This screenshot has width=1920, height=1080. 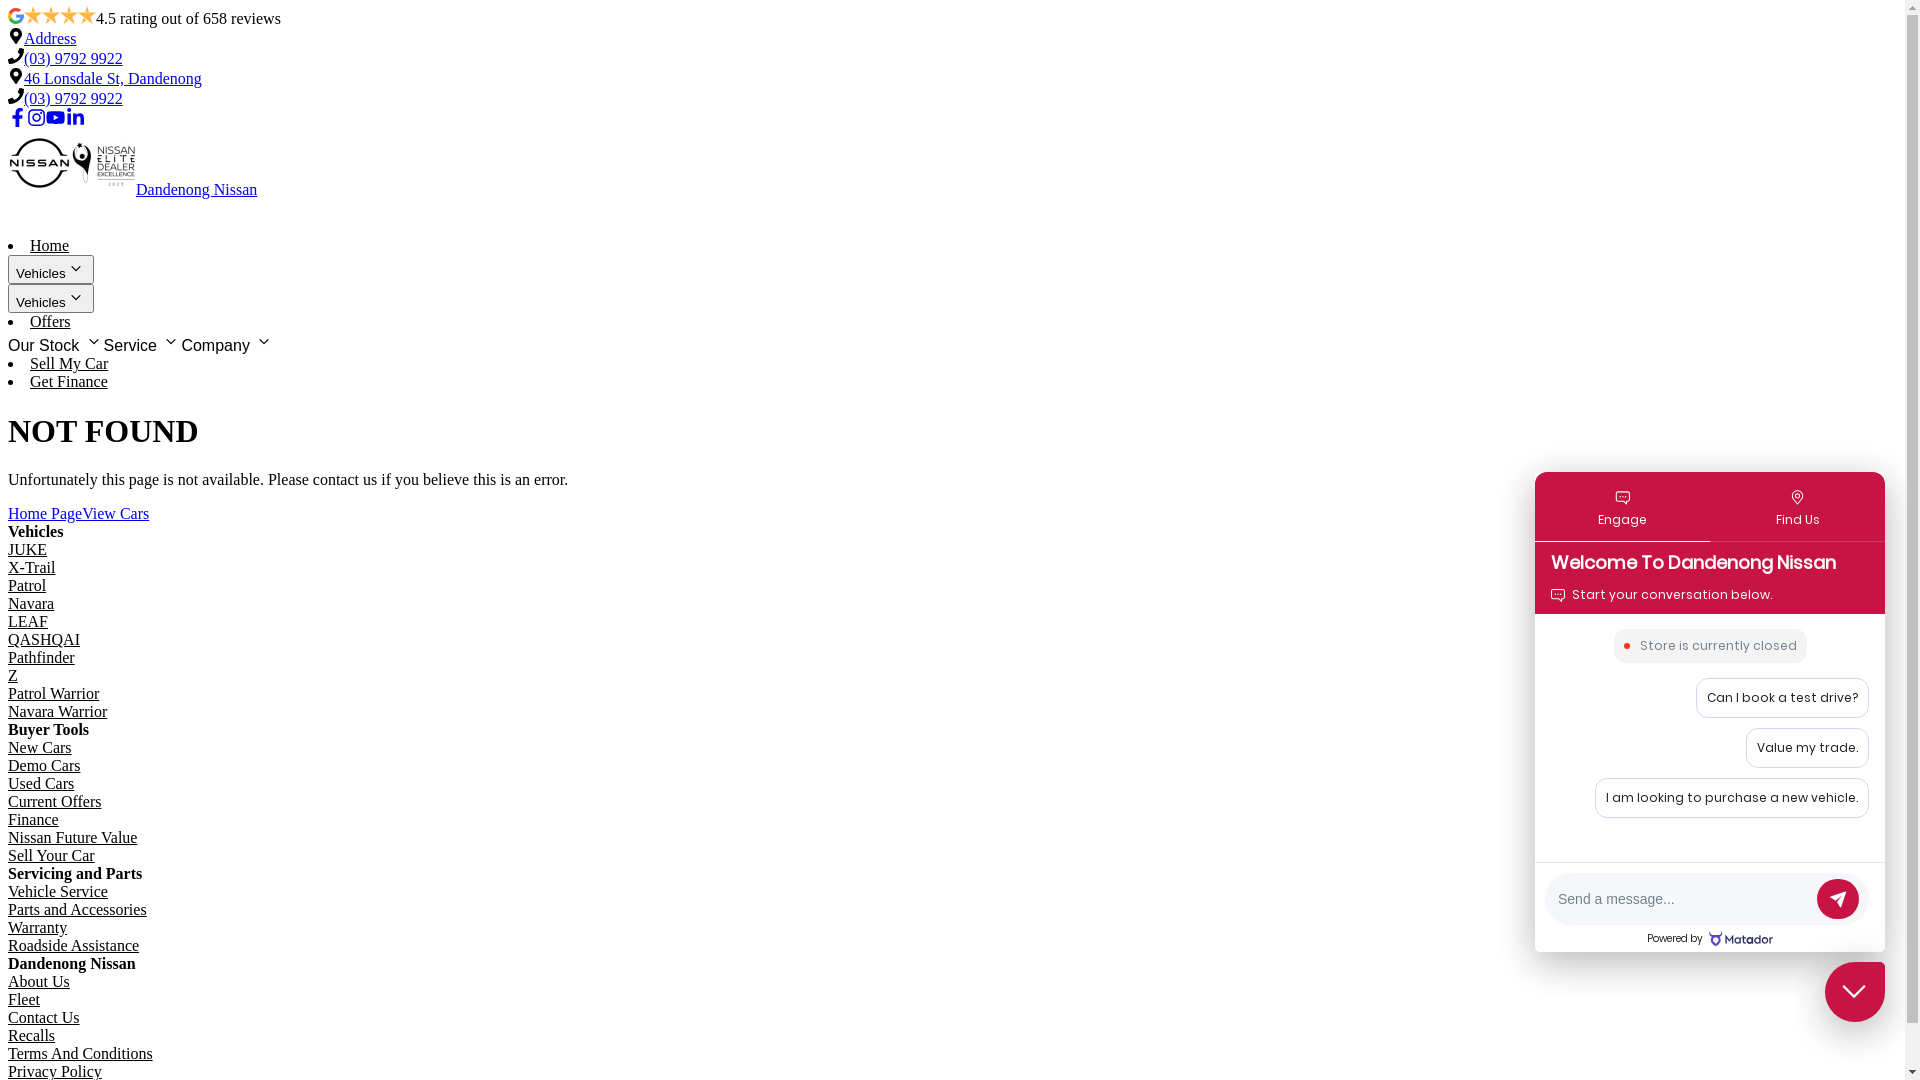 I want to click on 'Pathfinder', so click(x=41, y=657).